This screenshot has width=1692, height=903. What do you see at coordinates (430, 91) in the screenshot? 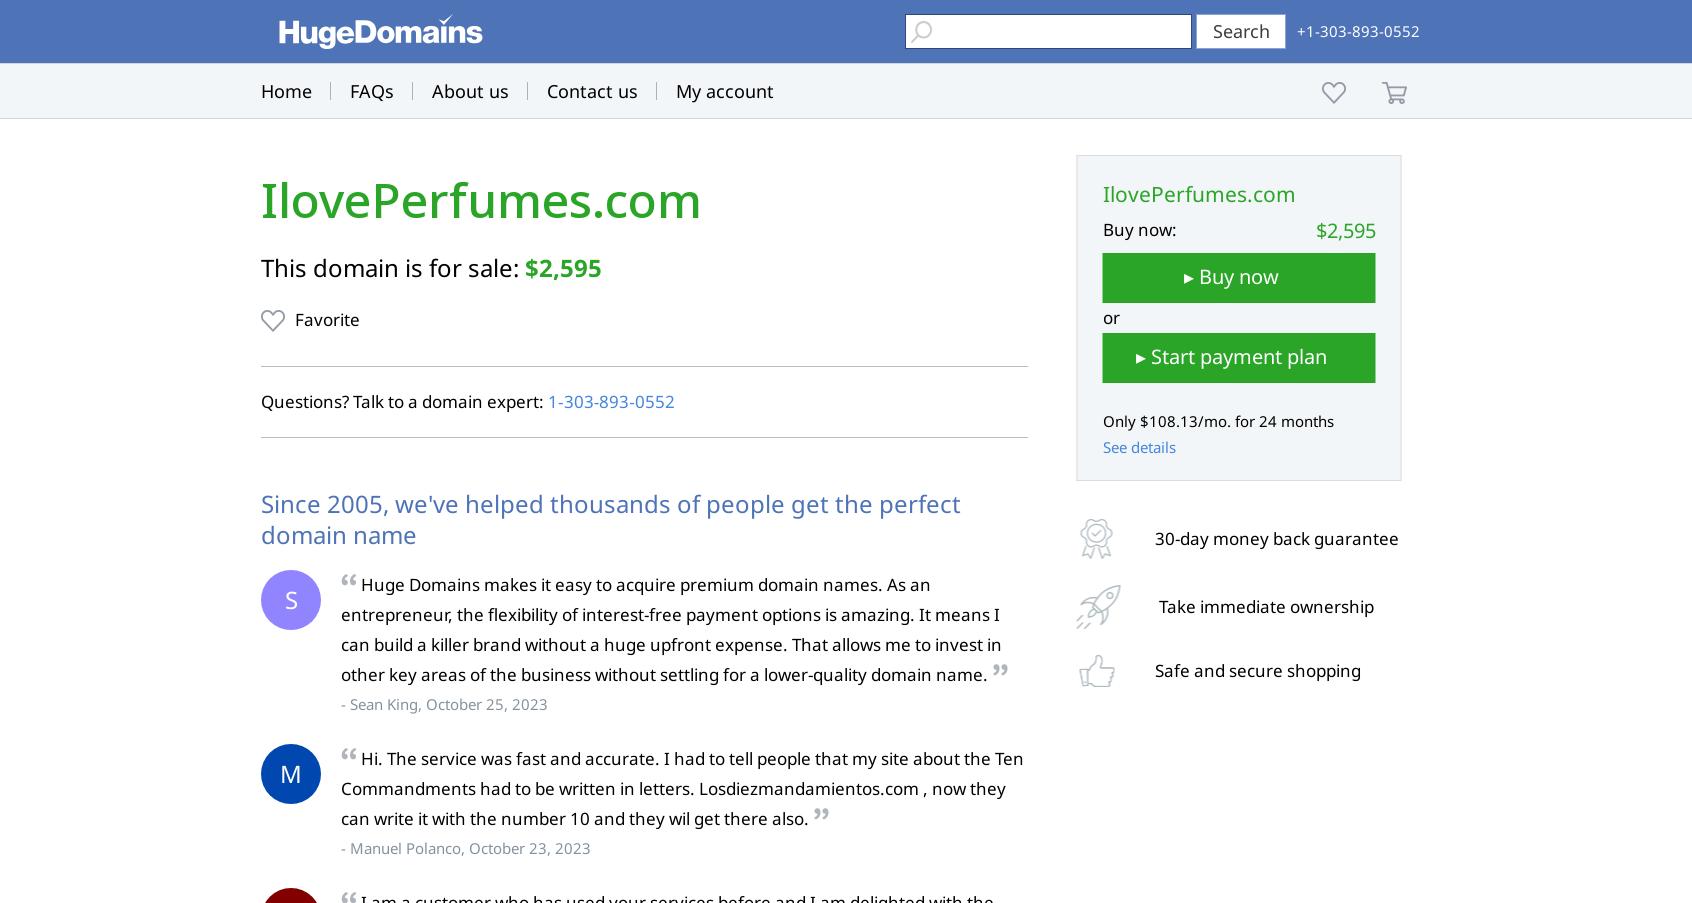
I see `'About us'` at bounding box center [430, 91].